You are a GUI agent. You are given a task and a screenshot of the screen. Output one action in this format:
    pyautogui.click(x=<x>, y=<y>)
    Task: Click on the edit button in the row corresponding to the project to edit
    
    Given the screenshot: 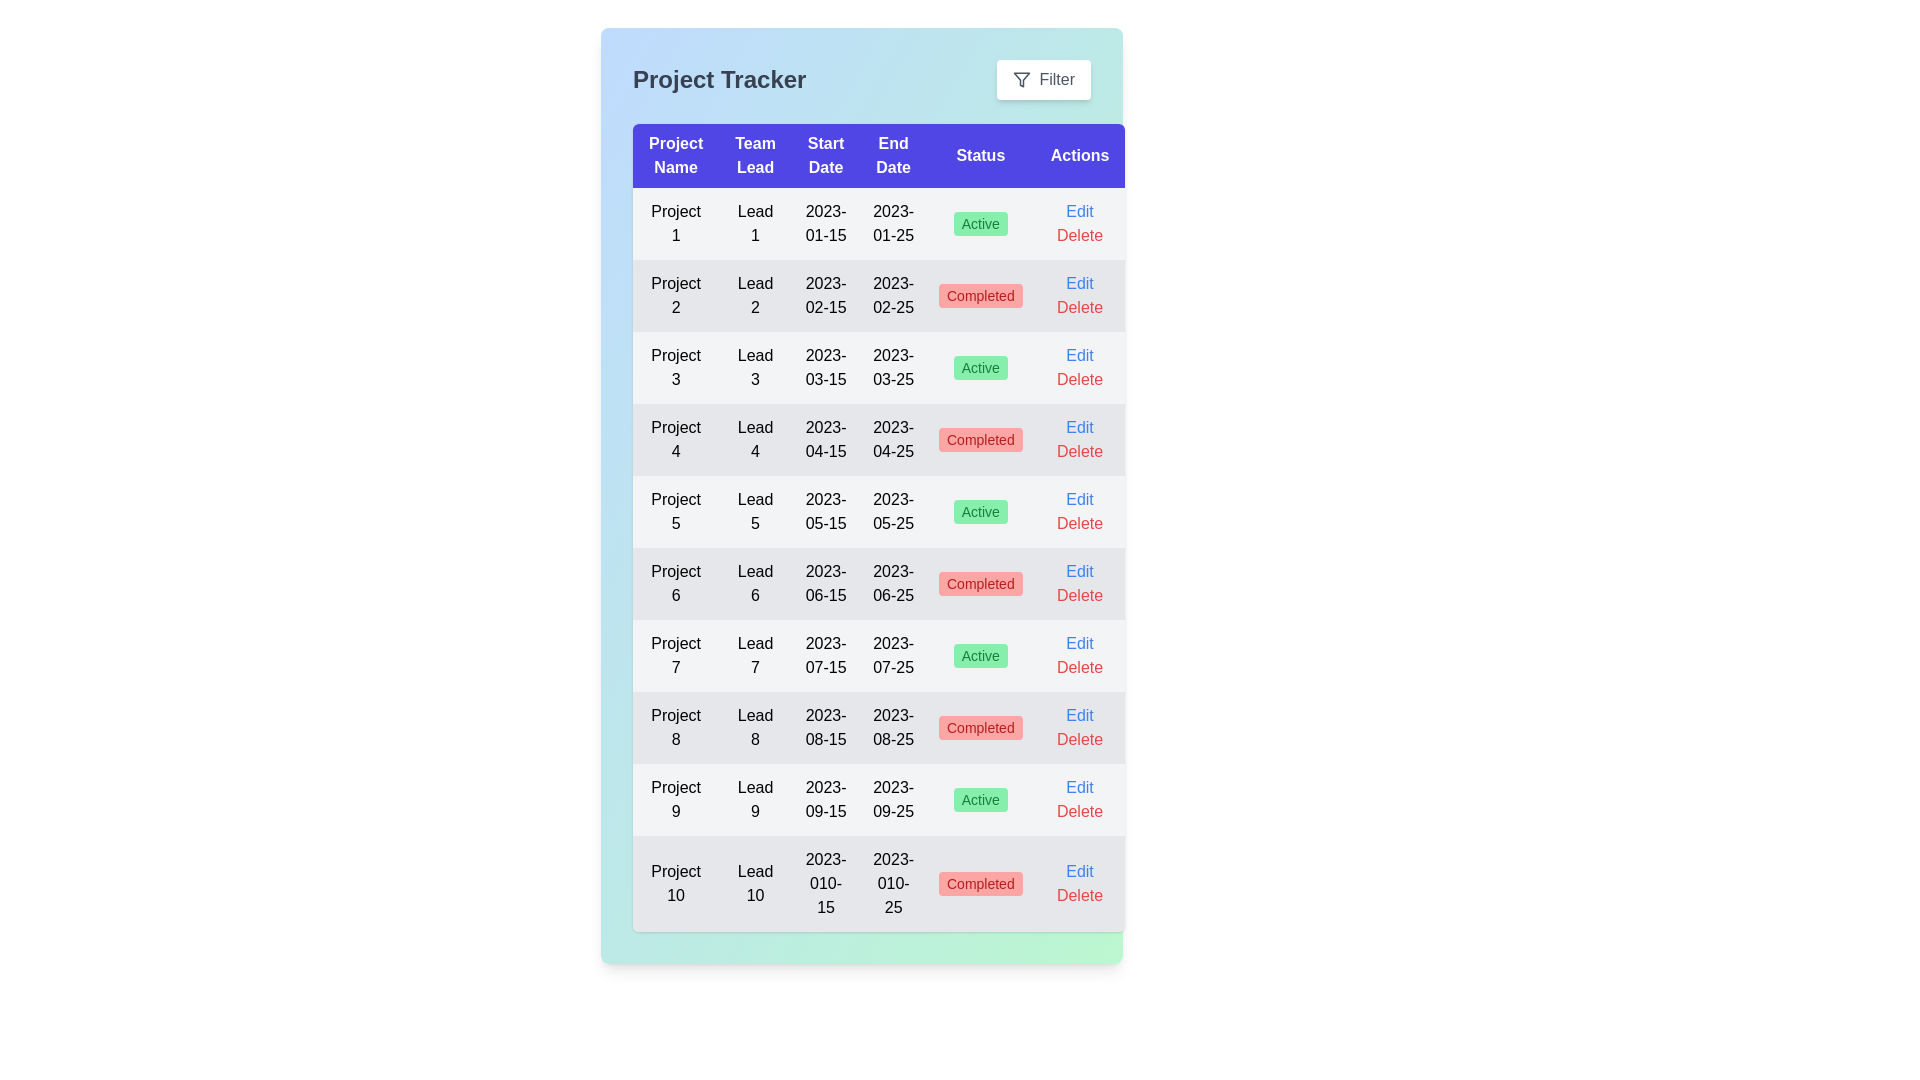 What is the action you would take?
    pyautogui.click(x=1079, y=212)
    